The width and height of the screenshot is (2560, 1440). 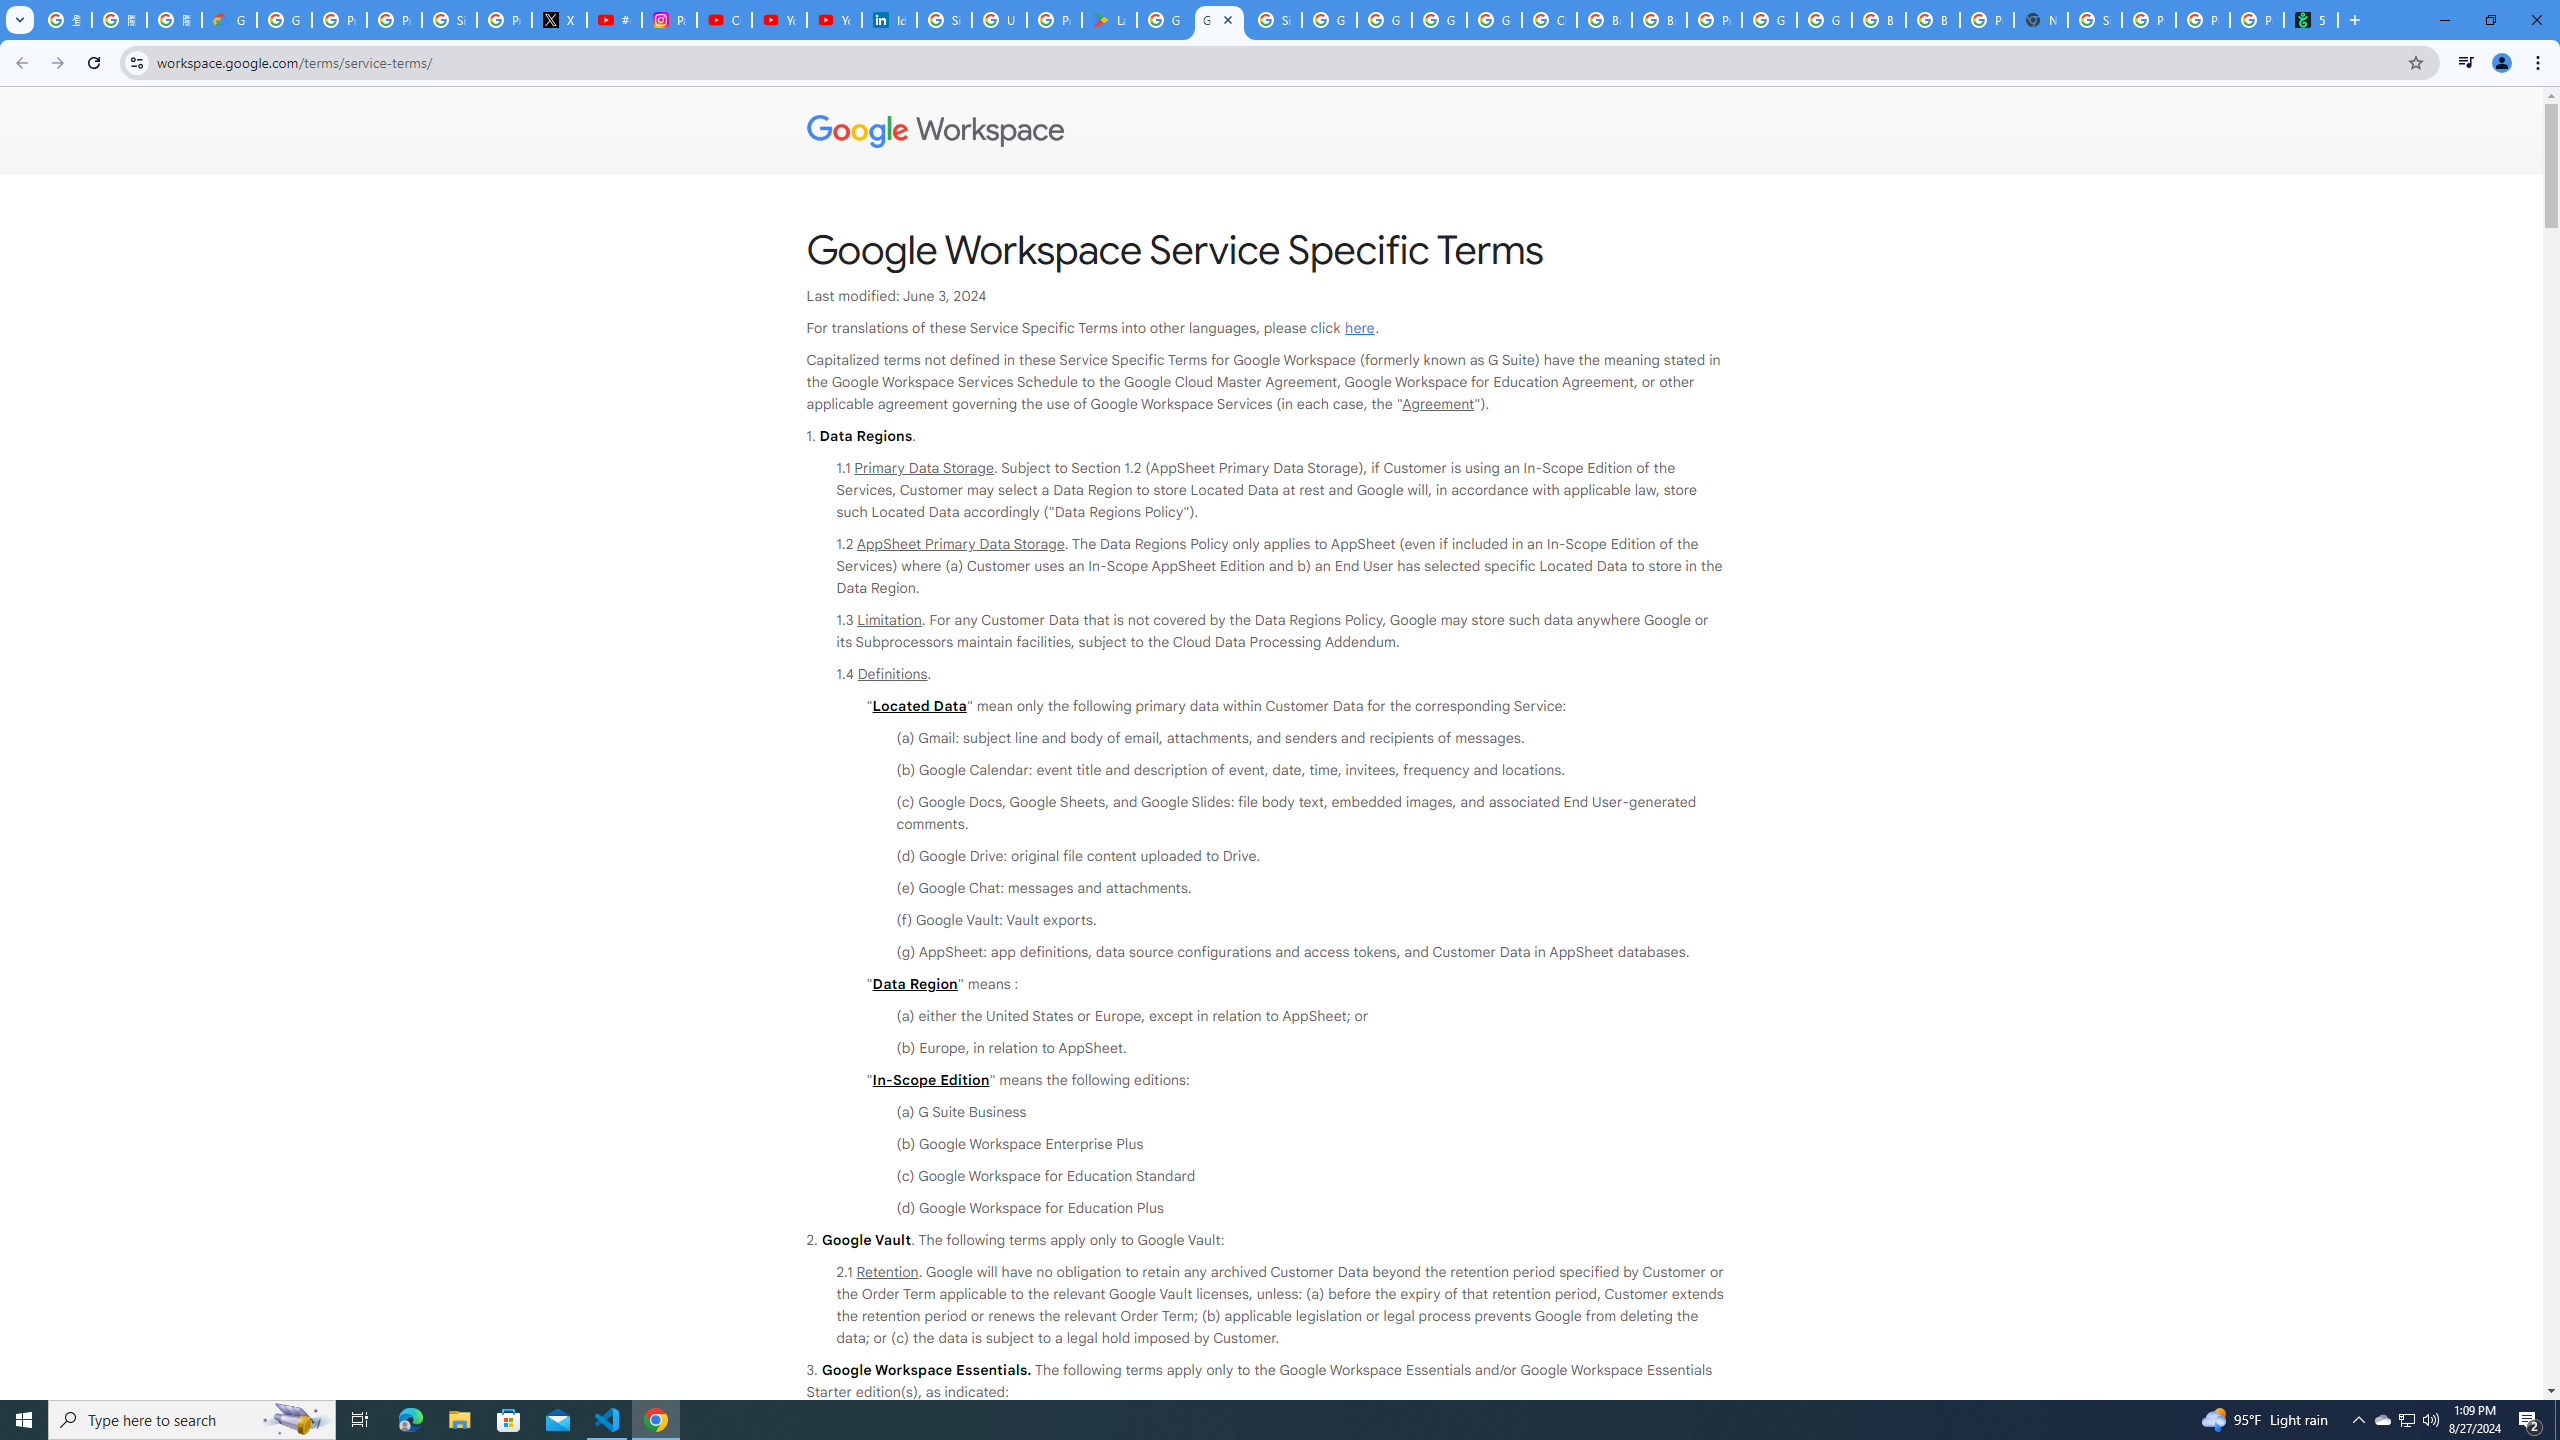 I want to click on 'Google Workspace - Specific Terms', so click(x=1218, y=19).